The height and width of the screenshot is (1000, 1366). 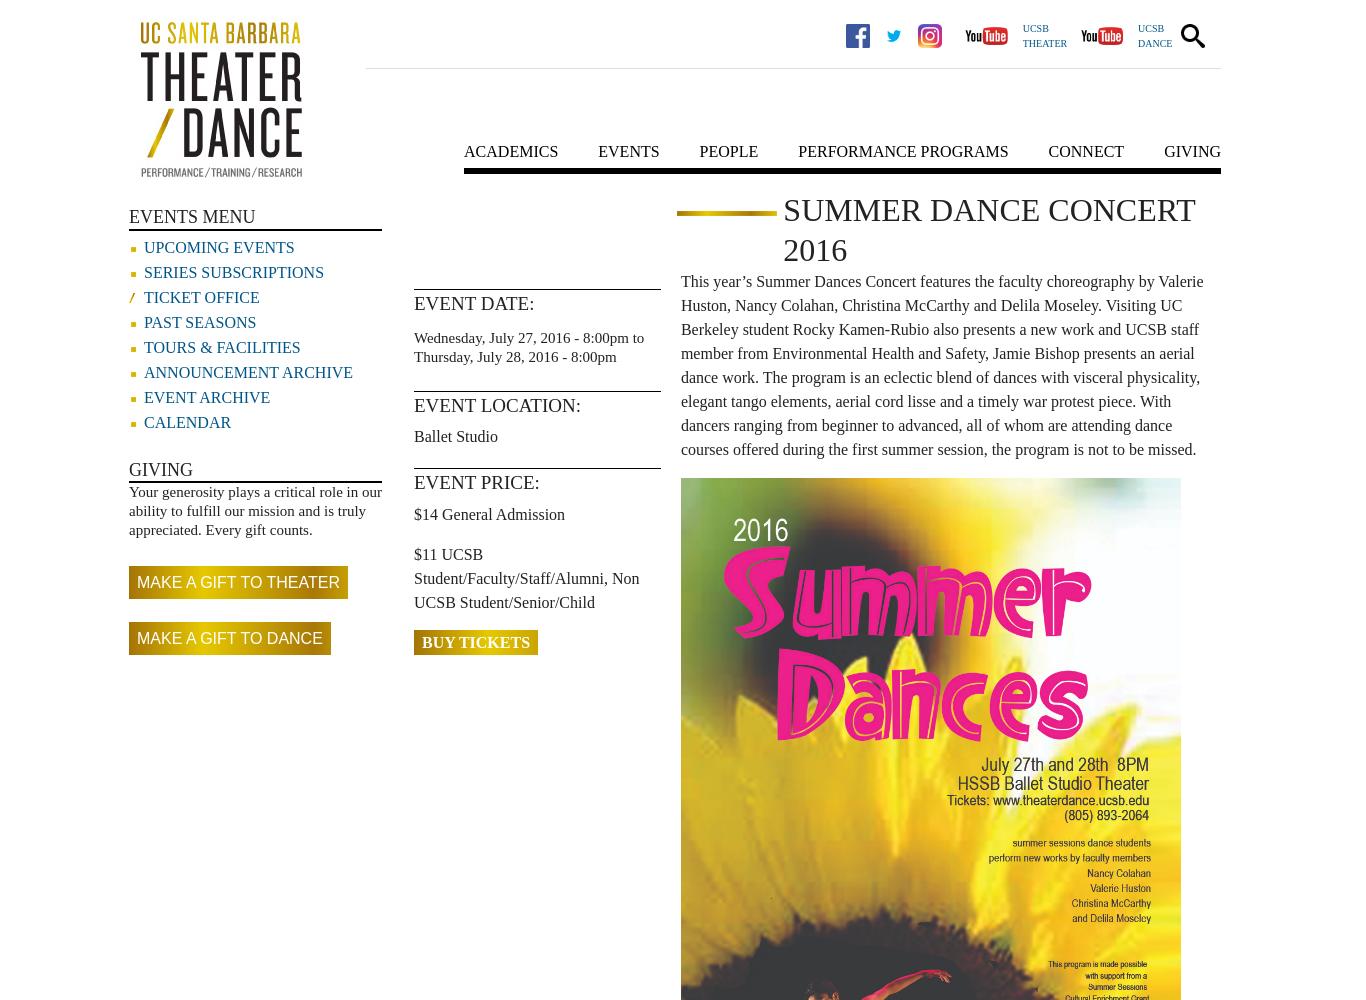 What do you see at coordinates (902, 151) in the screenshot?
I see `'Performance Programs'` at bounding box center [902, 151].